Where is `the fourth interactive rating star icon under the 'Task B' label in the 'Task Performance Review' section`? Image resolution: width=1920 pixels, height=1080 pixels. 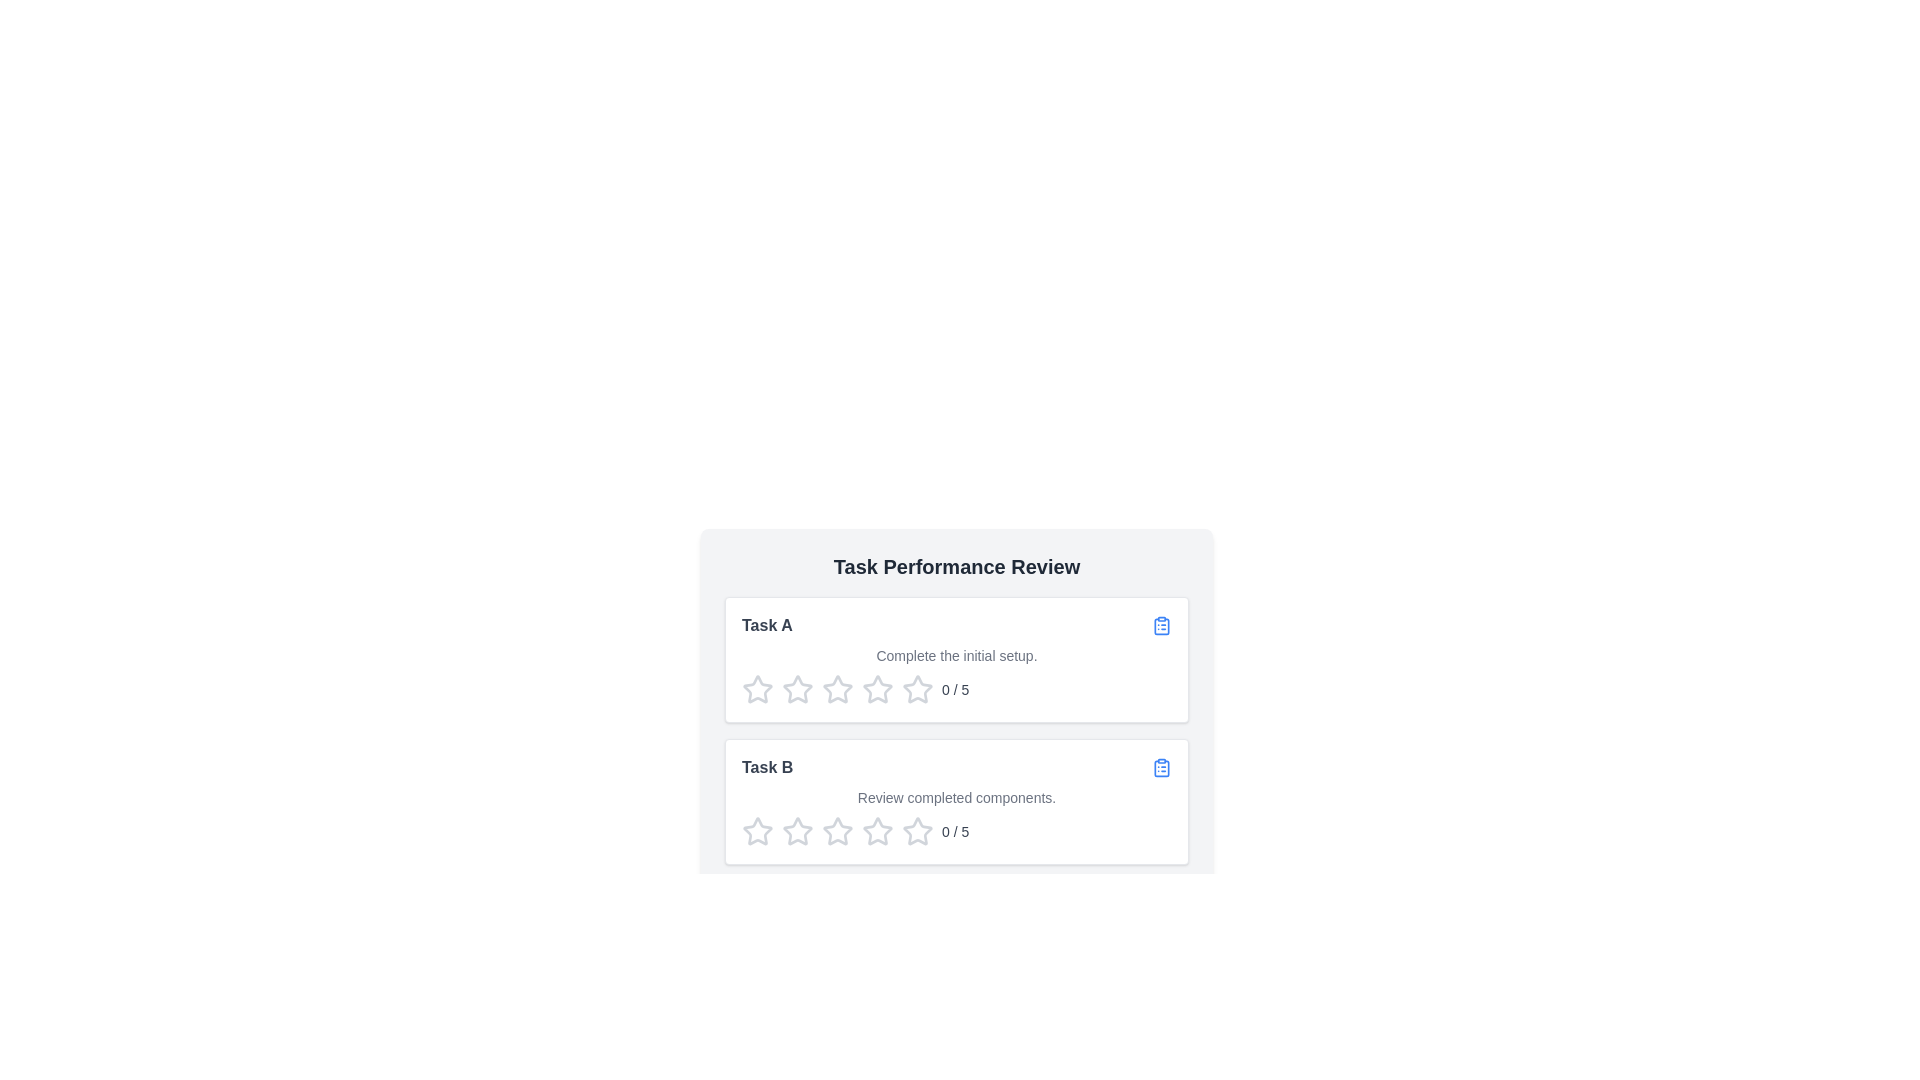
the fourth interactive rating star icon under the 'Task B' label in the 'Task Performance Review' section is located at coordinates (838, 832).